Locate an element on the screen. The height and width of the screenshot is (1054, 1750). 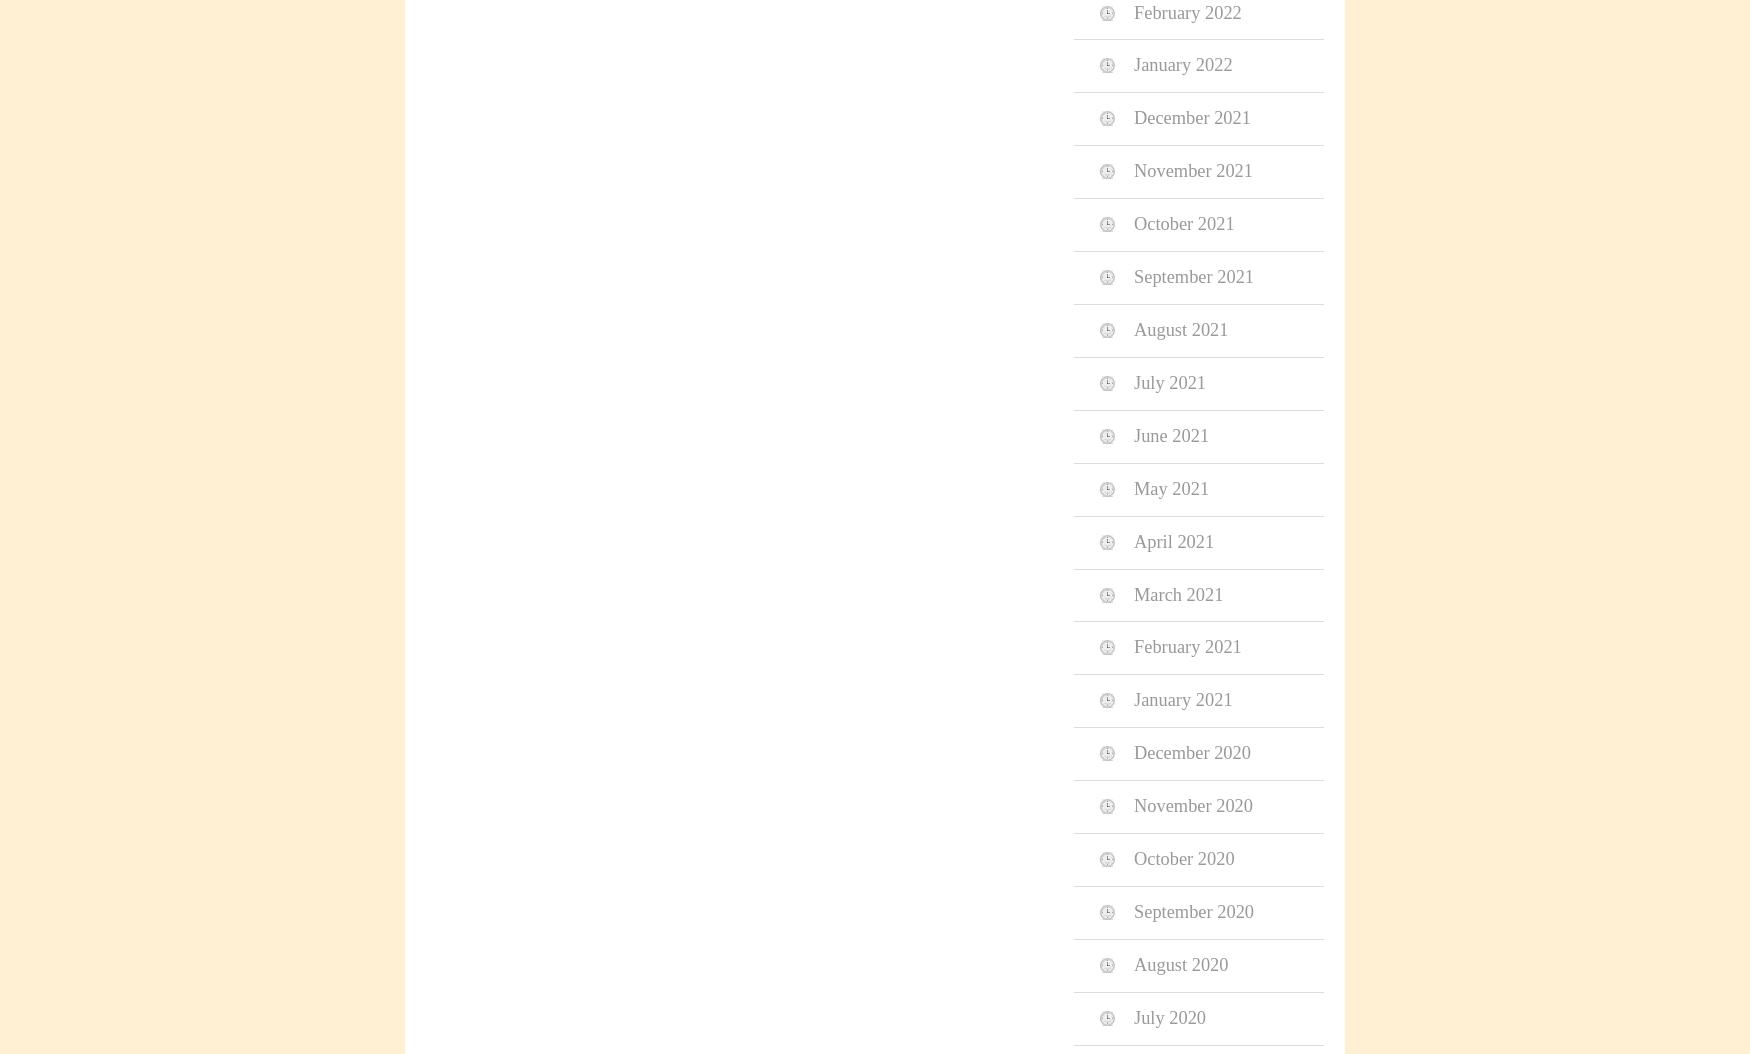
'November 2020' is located at coordinates (1193, 804).